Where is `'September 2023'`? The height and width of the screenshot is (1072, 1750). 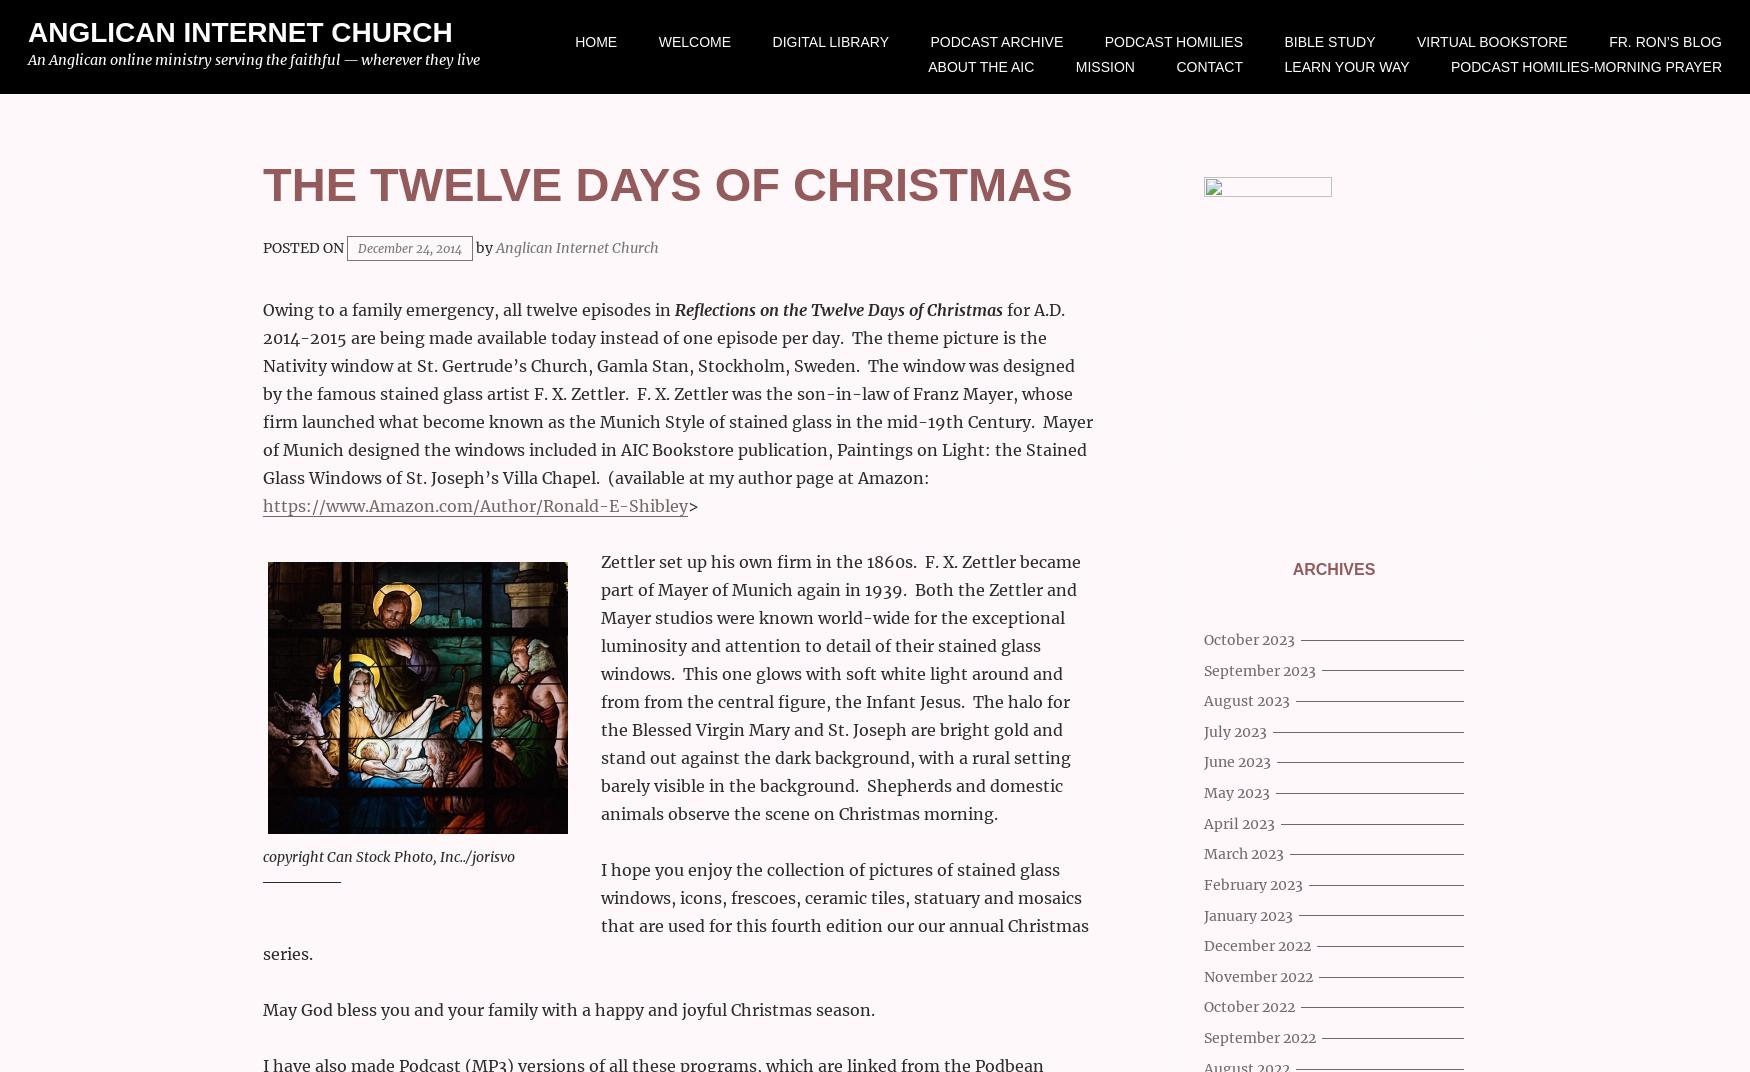 'September 2023' is located at coordinates (1259, 670).